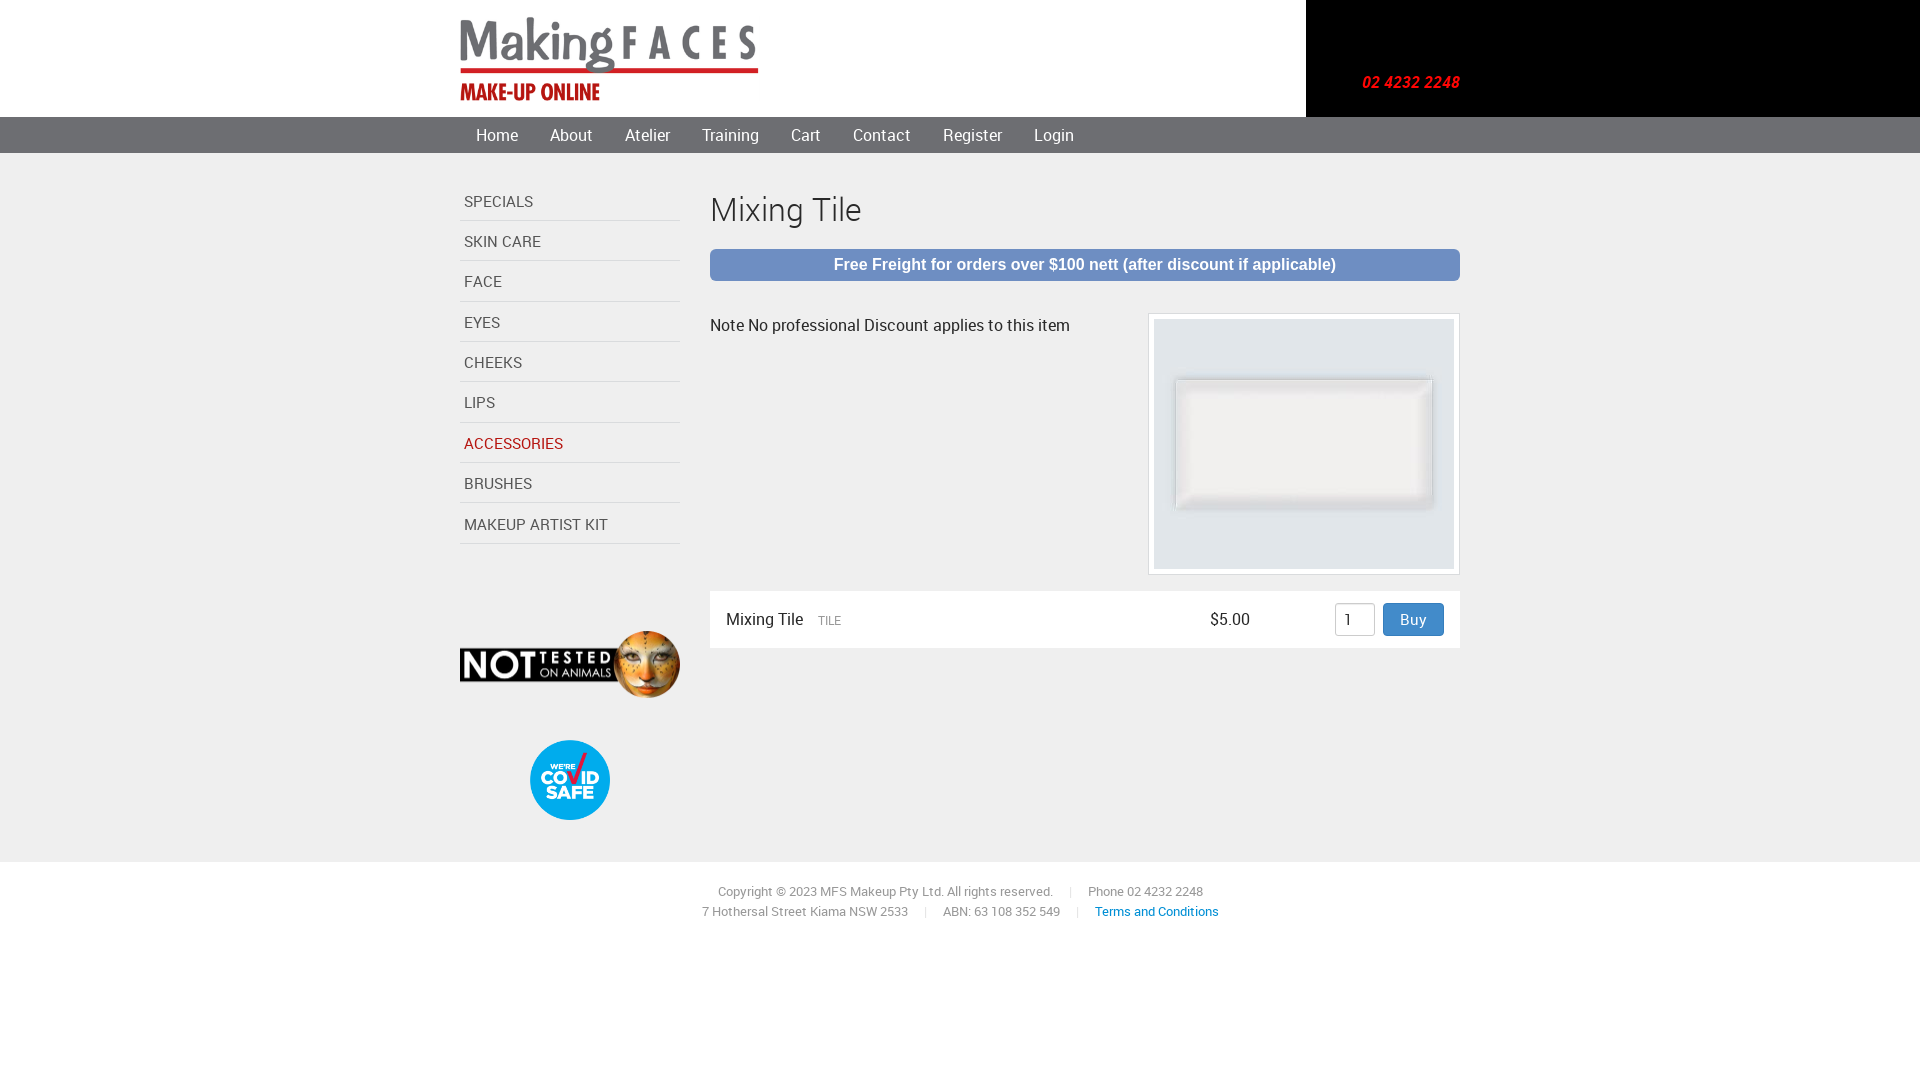 The width and height of the screenshot is (1920, 1080). Describe the element at coordinates (806, 135) in the screenshot. I see `'Cart'` at that location.